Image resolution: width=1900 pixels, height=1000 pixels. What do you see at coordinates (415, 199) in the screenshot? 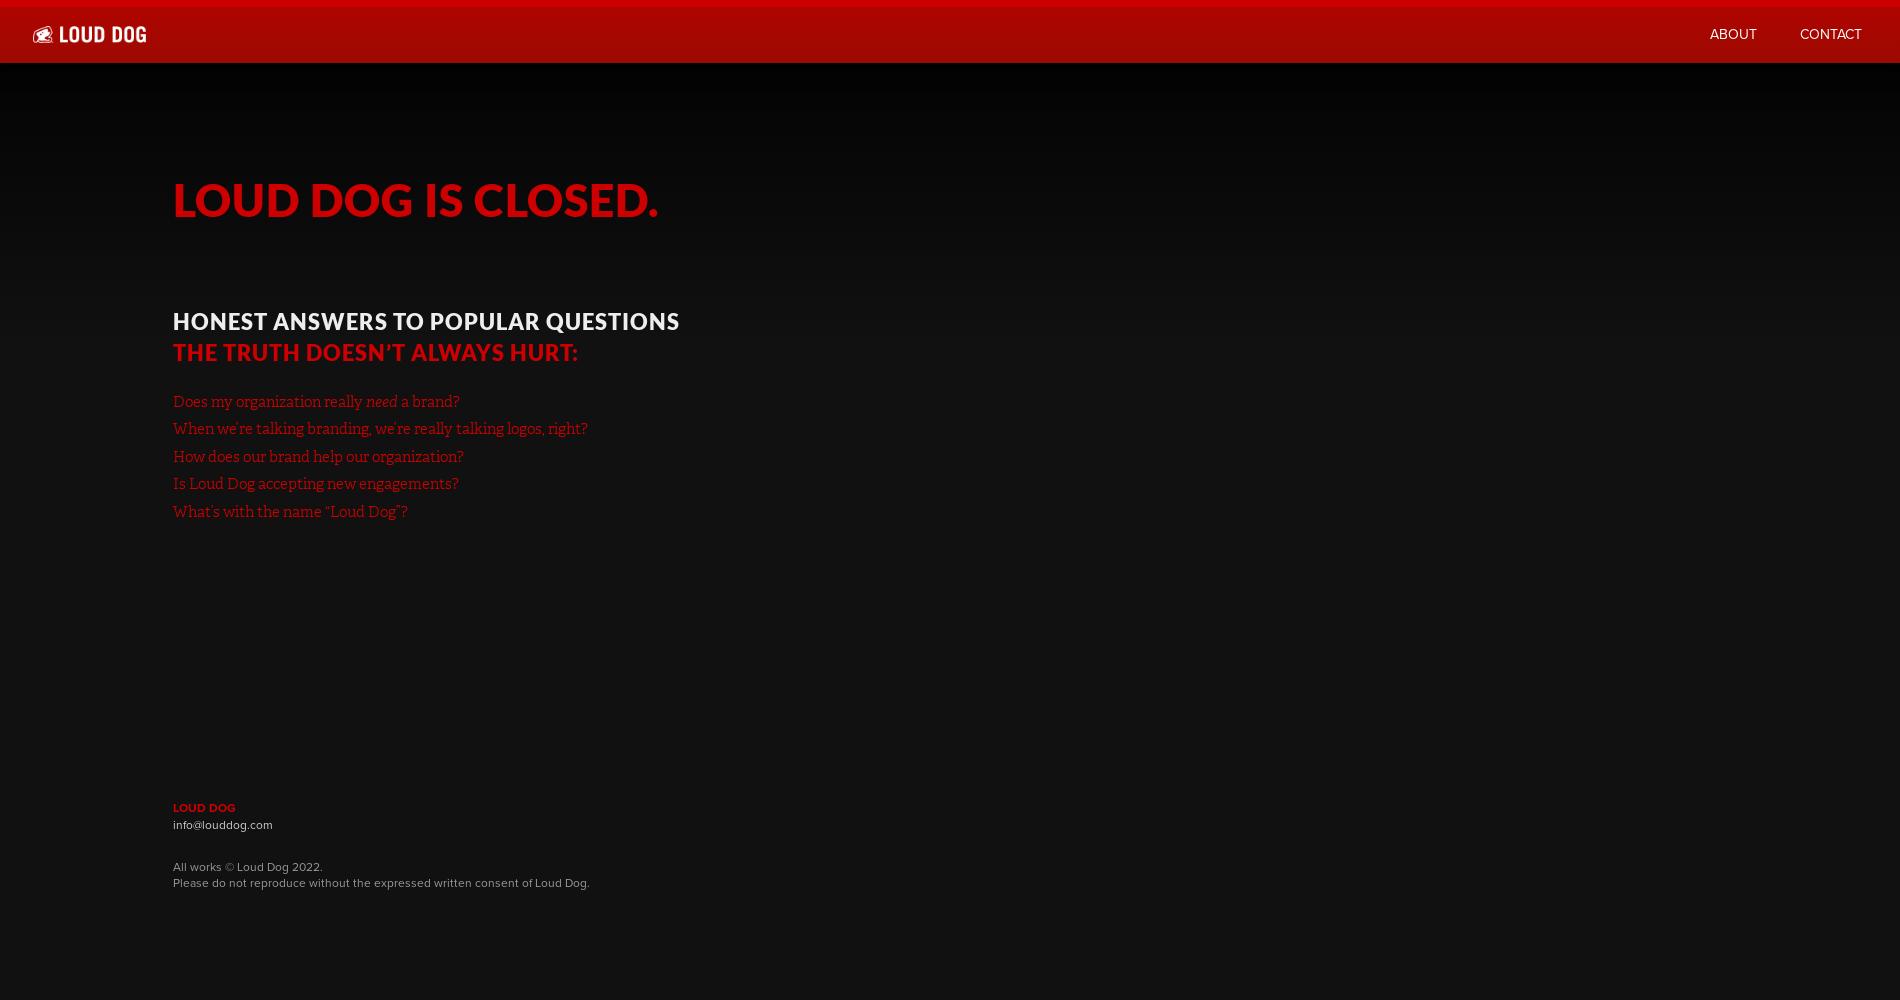
I see `'Loud Dog is closed.'` at bounding box center [415, 199].